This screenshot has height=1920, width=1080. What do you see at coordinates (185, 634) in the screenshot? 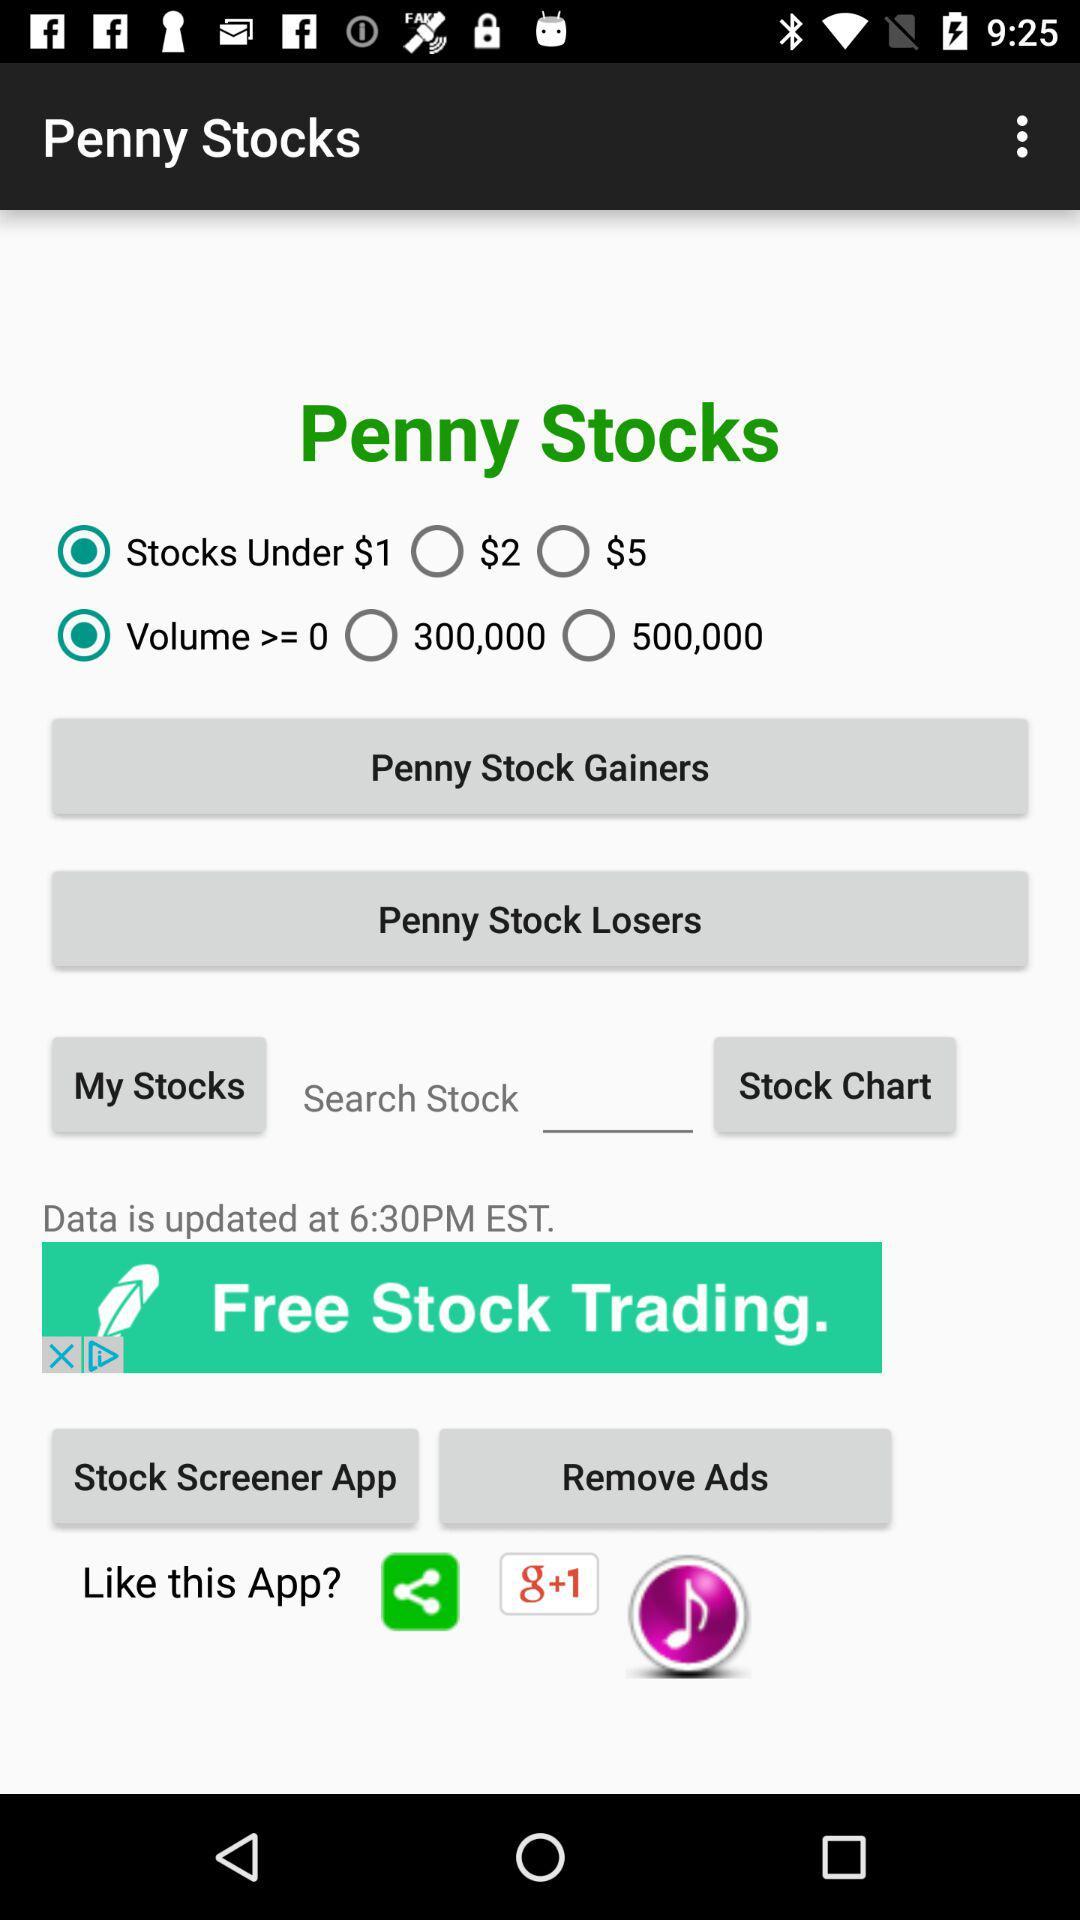
I see `the item below stocks under $1 icon` at bounding box center [185, 634].